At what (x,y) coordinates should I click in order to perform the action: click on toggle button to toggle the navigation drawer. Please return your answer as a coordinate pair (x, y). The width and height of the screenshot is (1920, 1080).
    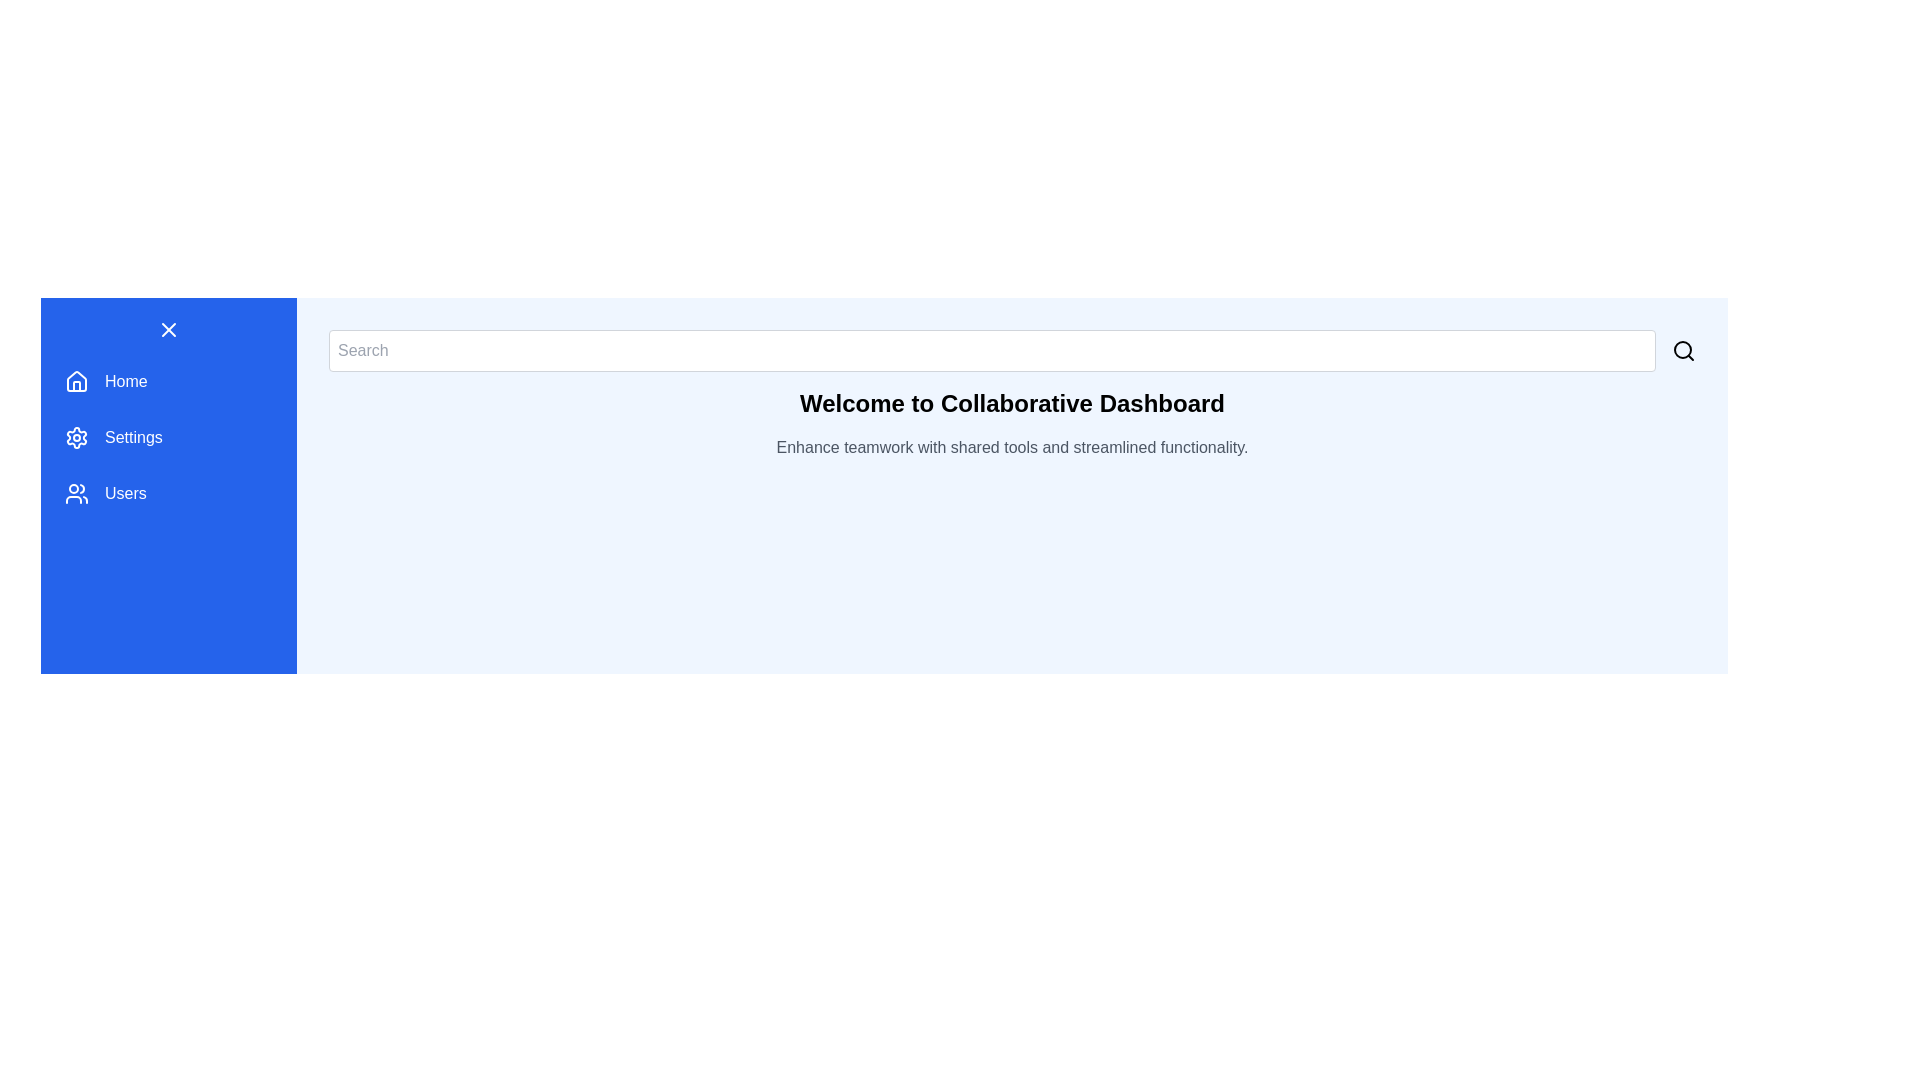
    Looking at the image, I should click on (168, 329).